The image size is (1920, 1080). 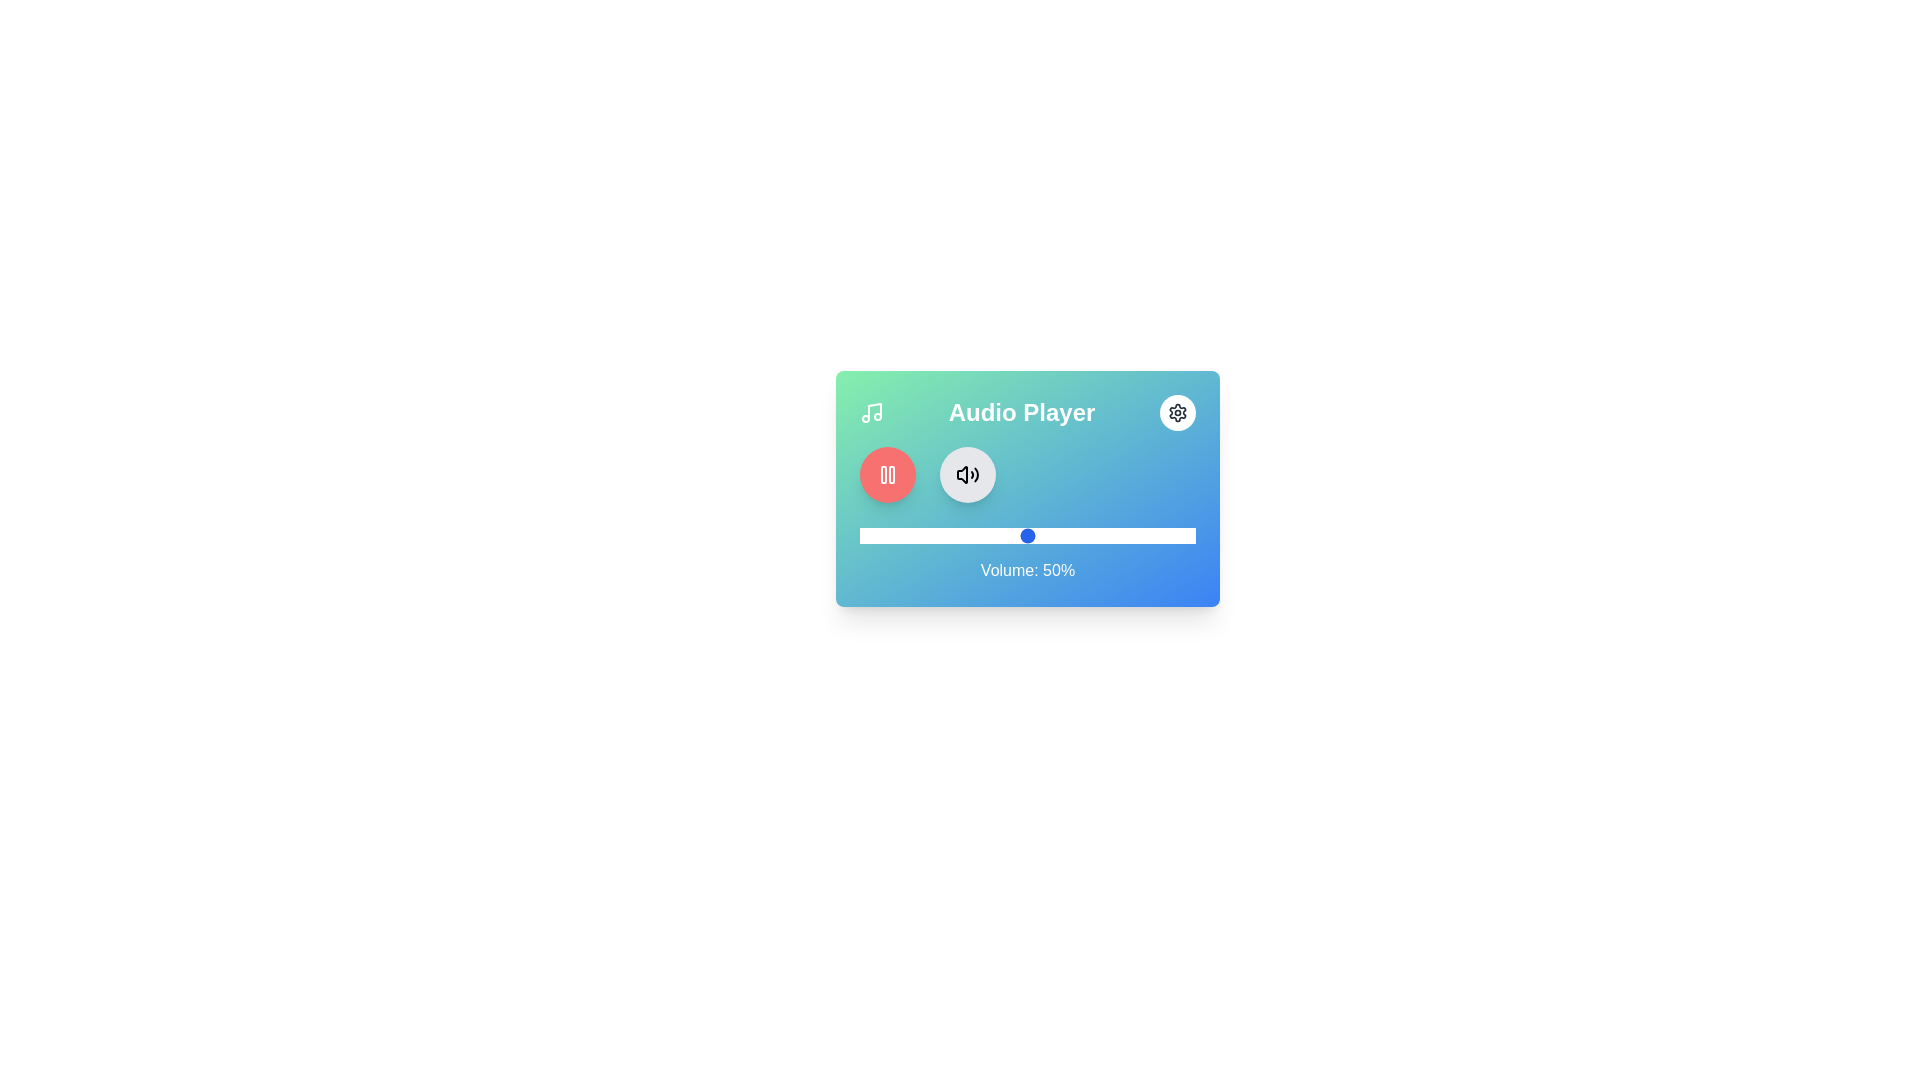 I want to click on volume, so click(x=892, y=535).